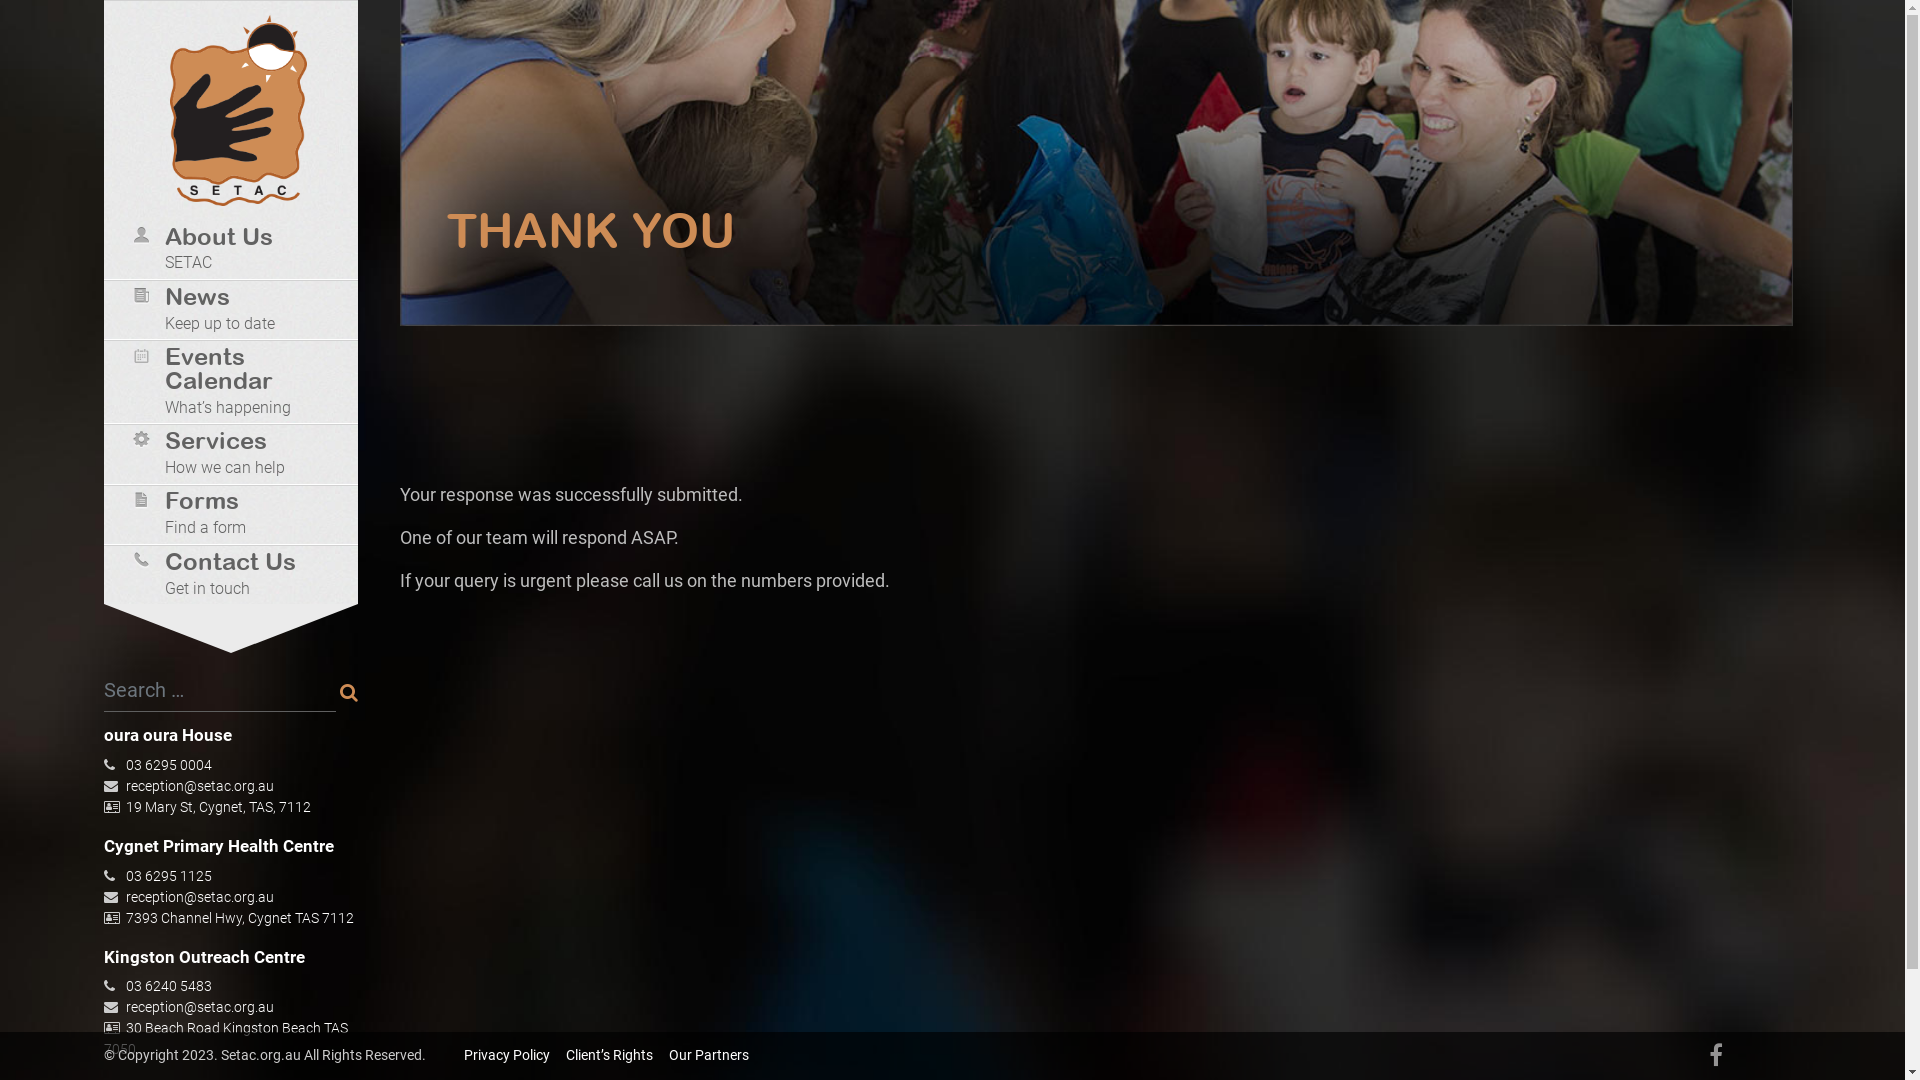 The width and height of the screenshot is (1920, 1080). Describe the element at coordinates (168, 985) in the screenshot. I see `'03 6240 5483'` at that location.